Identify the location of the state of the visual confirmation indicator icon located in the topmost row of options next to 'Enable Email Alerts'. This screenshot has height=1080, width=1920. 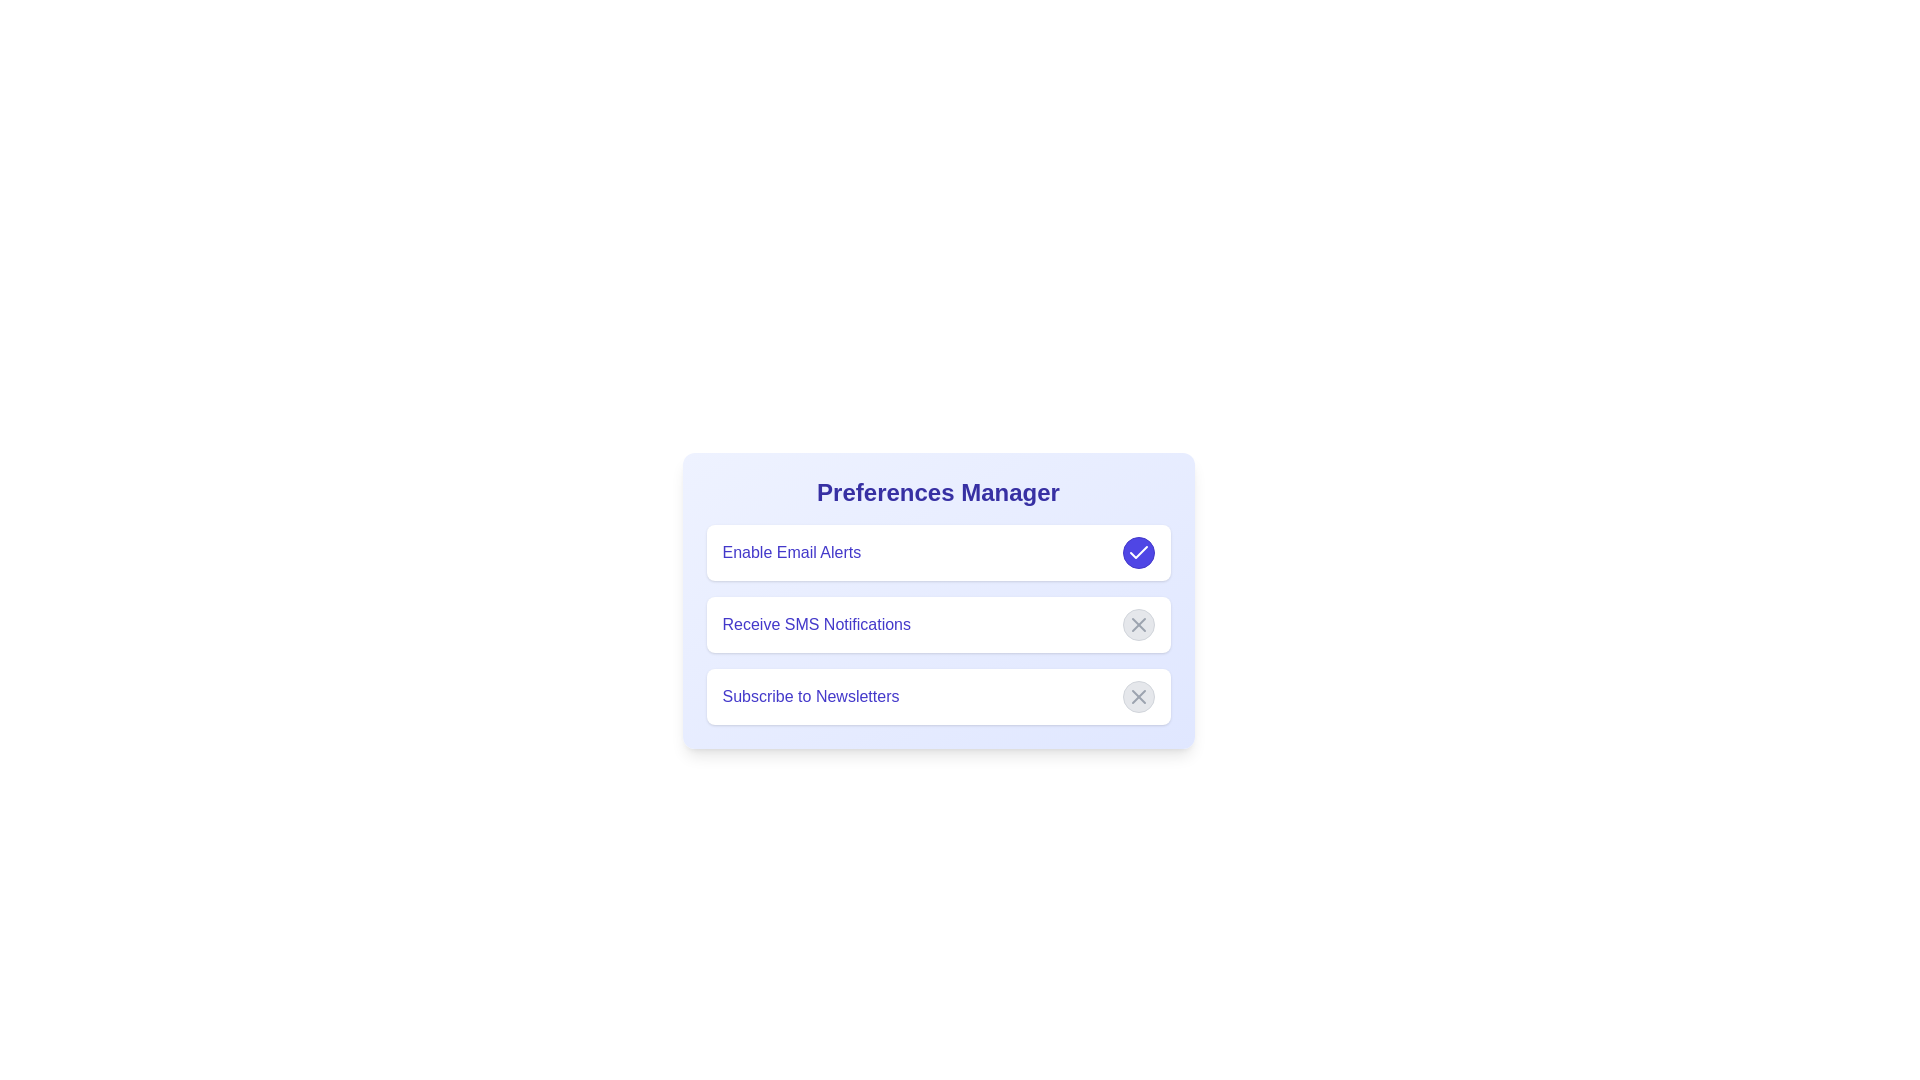
(1138, 552).